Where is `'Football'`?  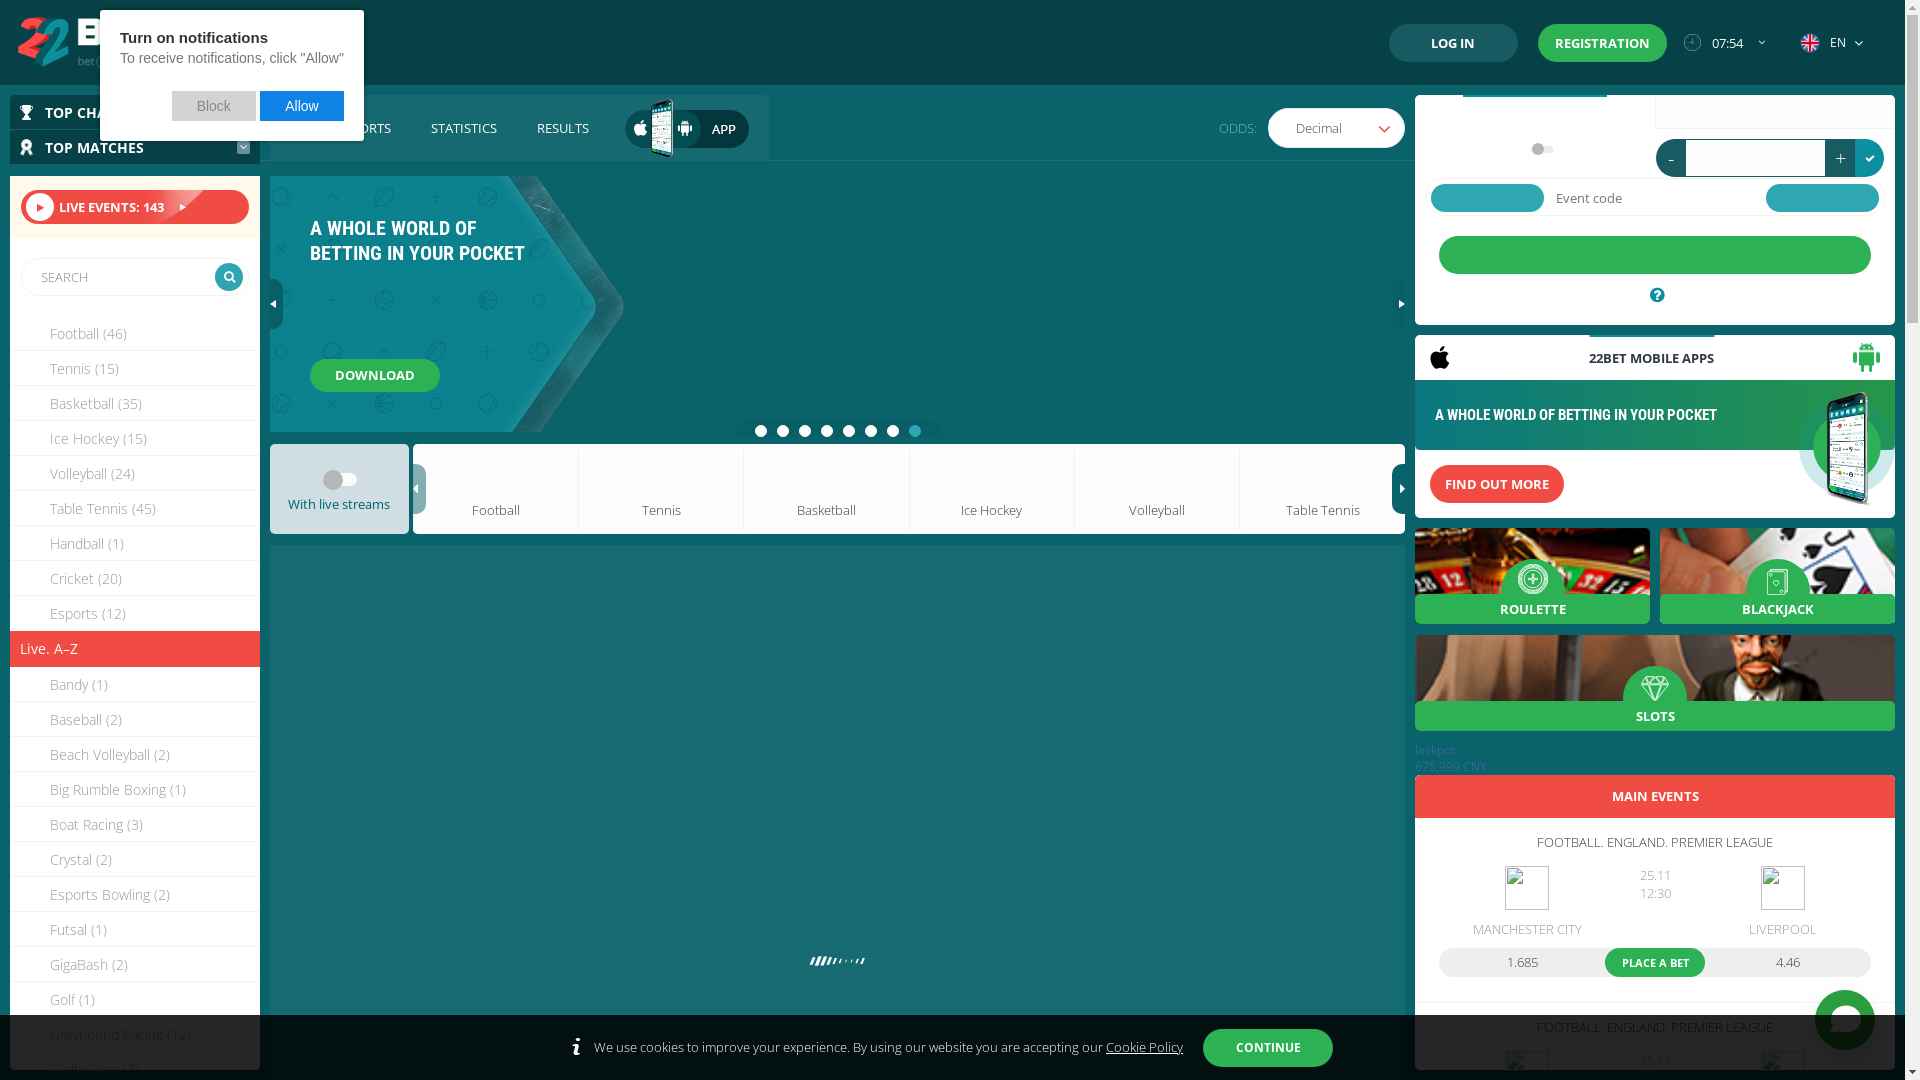
'Football' is located at coordinates (495, 489).